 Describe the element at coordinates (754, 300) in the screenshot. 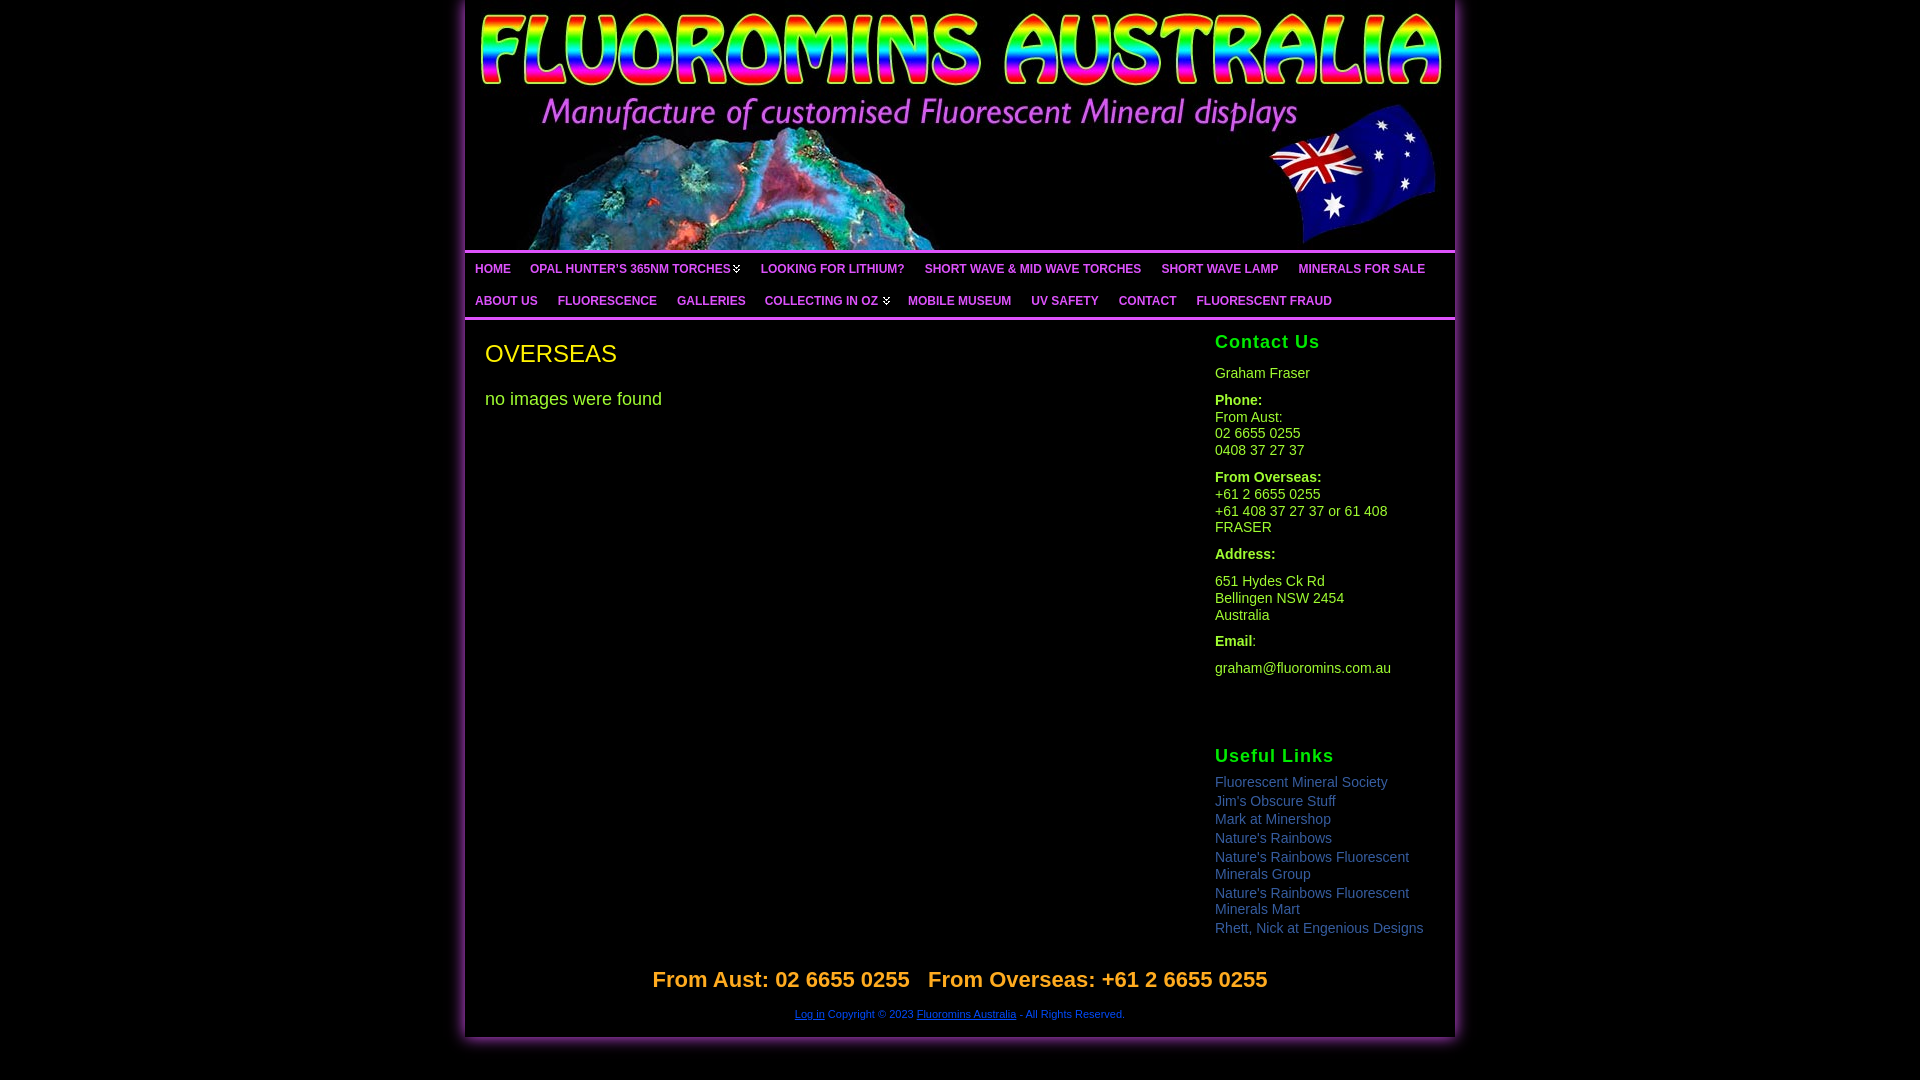

I see `'COLLECTING IN OZ'` at that location.